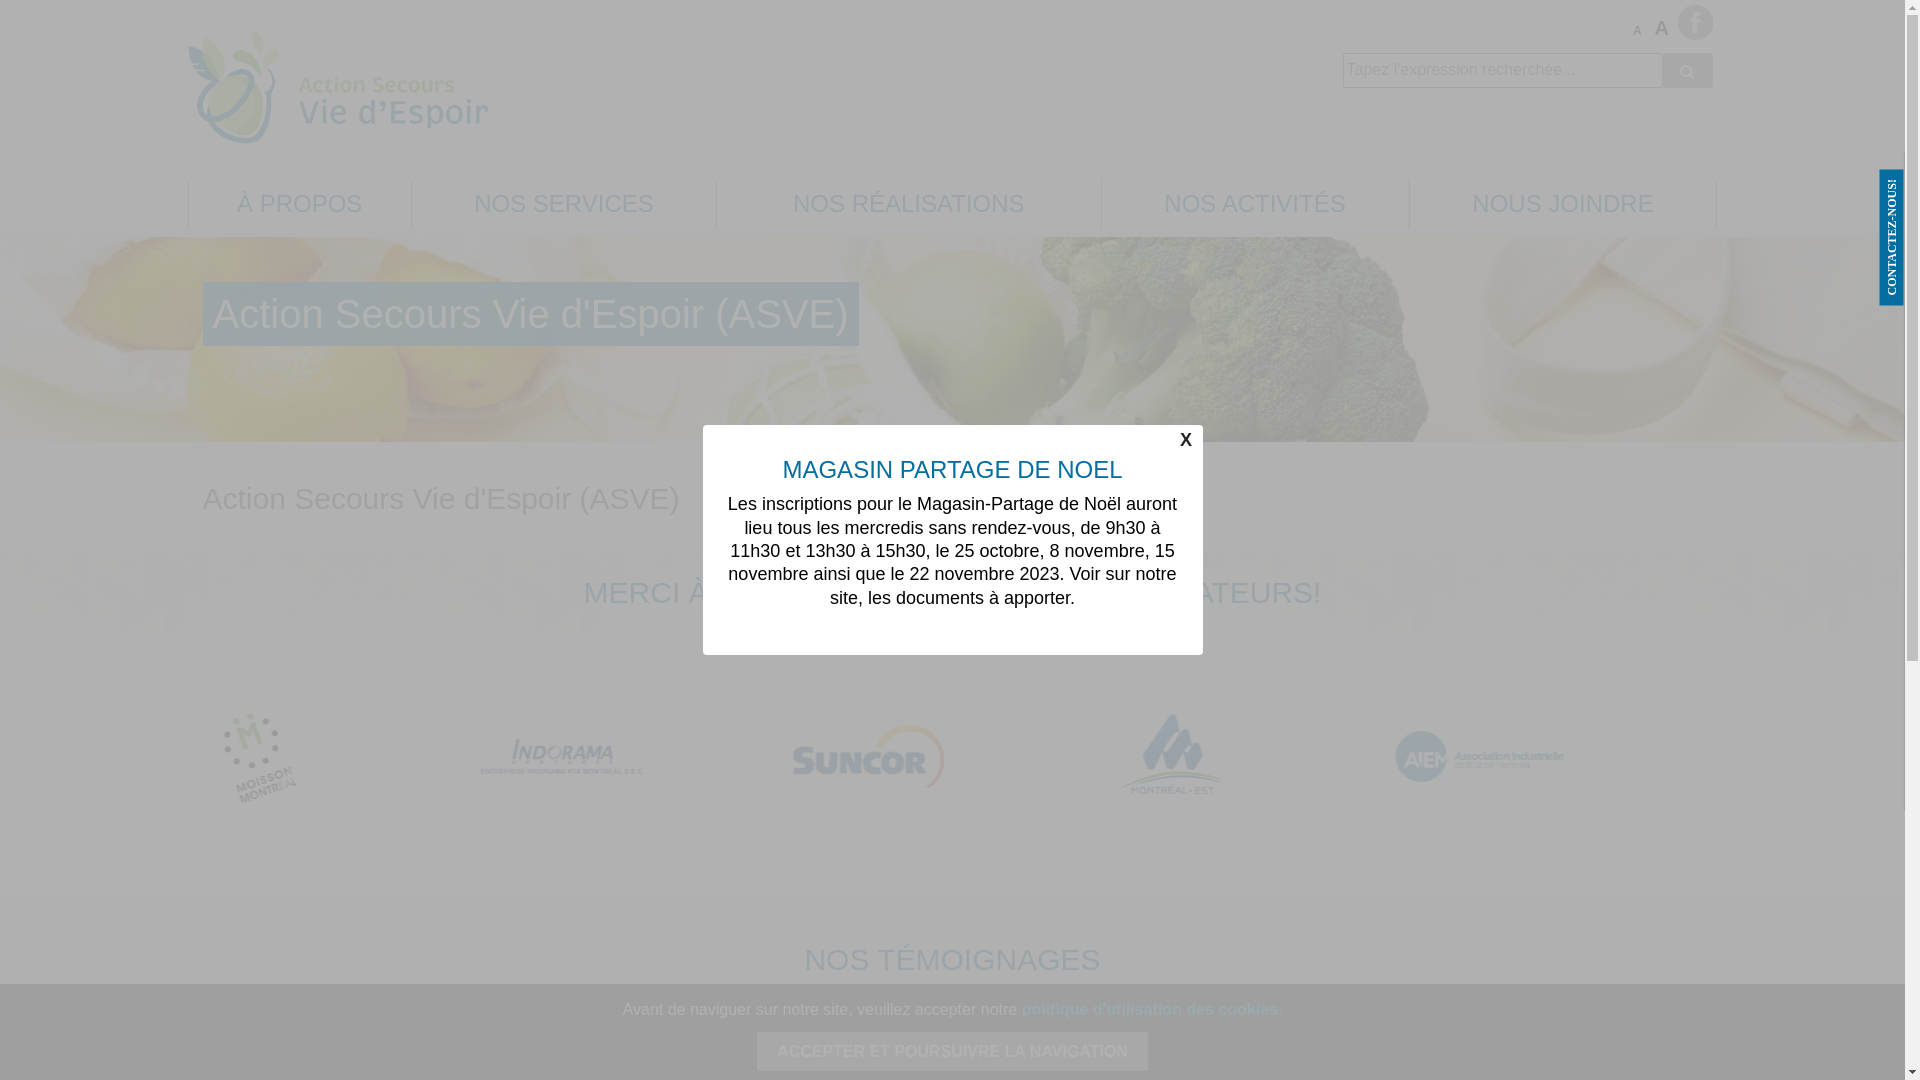 Image resolution: width=1920 pixels, height=1080 pixels. What do you see at coordinates (951, 1050) in the screenshot?
I see `'ACCEPTER ET POURSUIVRE LA NAVIGATION'` at bounding box center [951, 1050].